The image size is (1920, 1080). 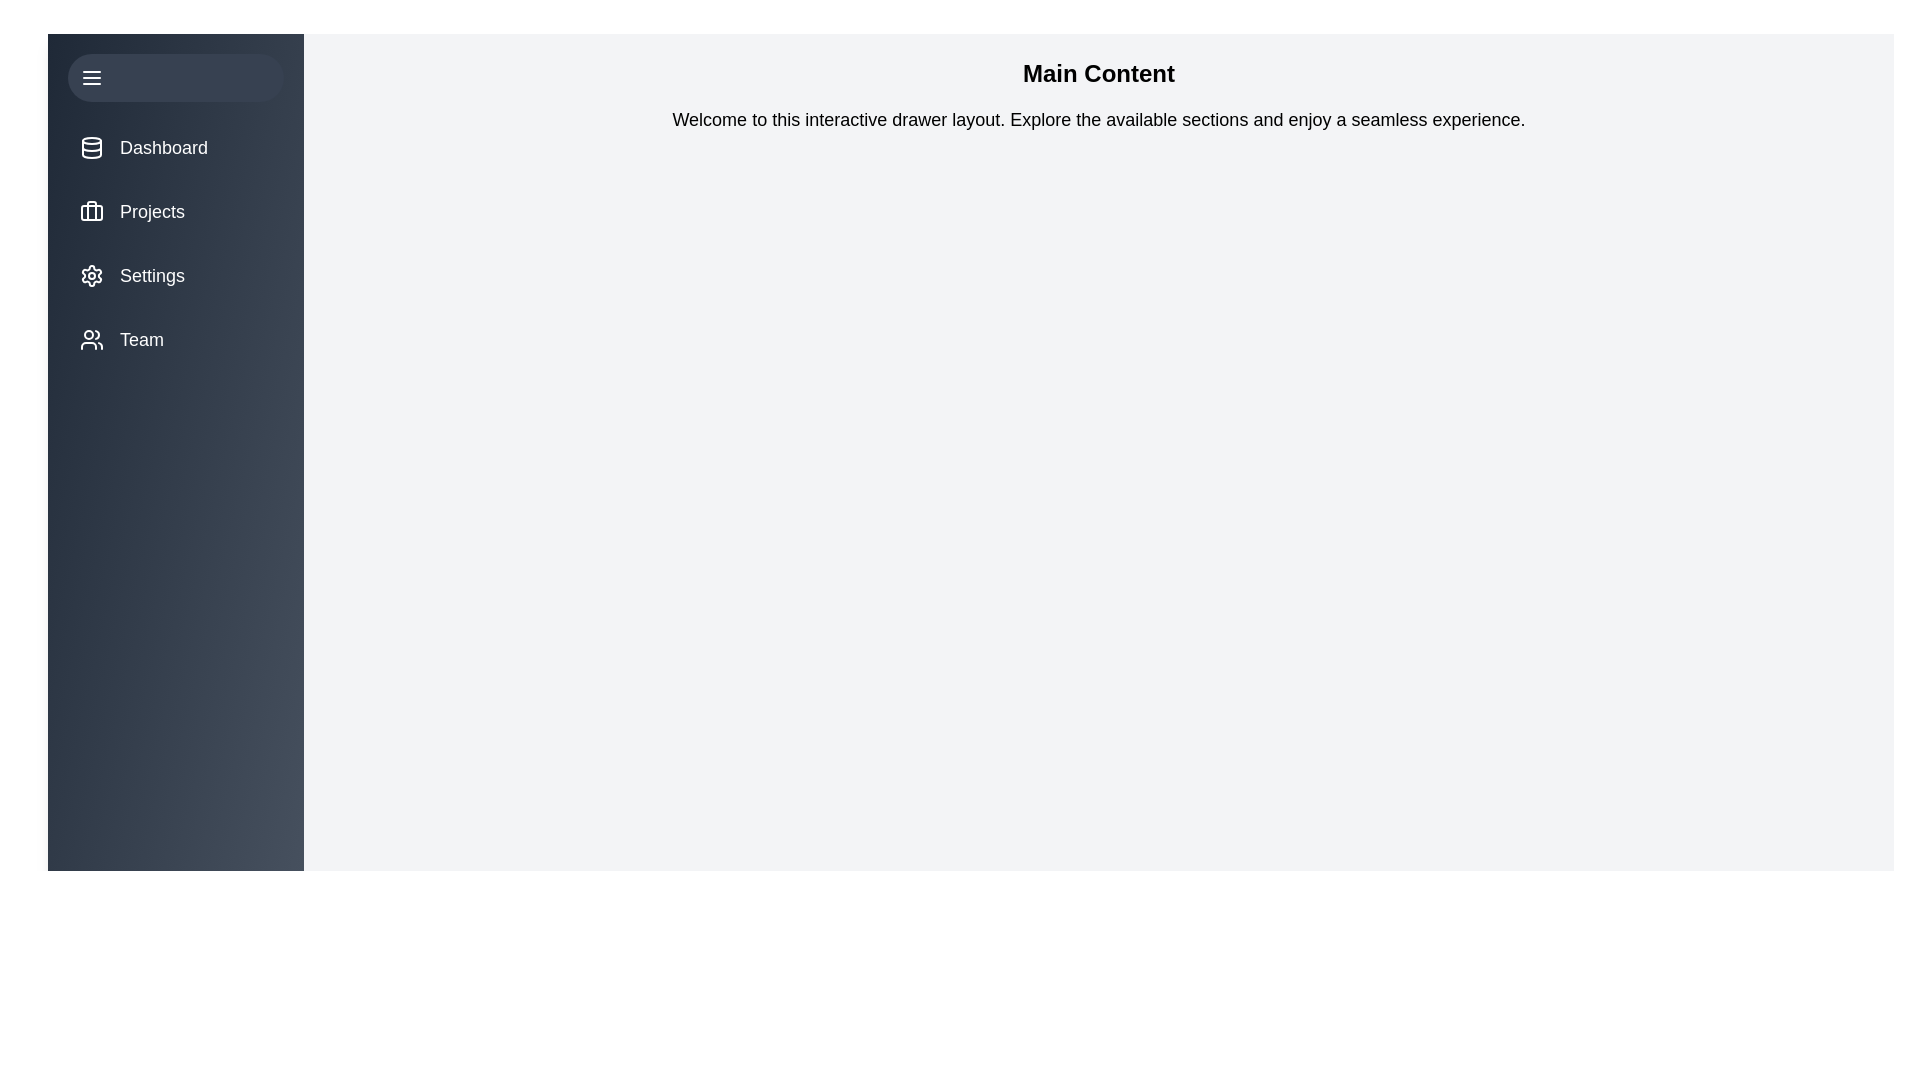 I want to click on the menu item Dashboard to view its hover effect, so click(x=176, y=146).